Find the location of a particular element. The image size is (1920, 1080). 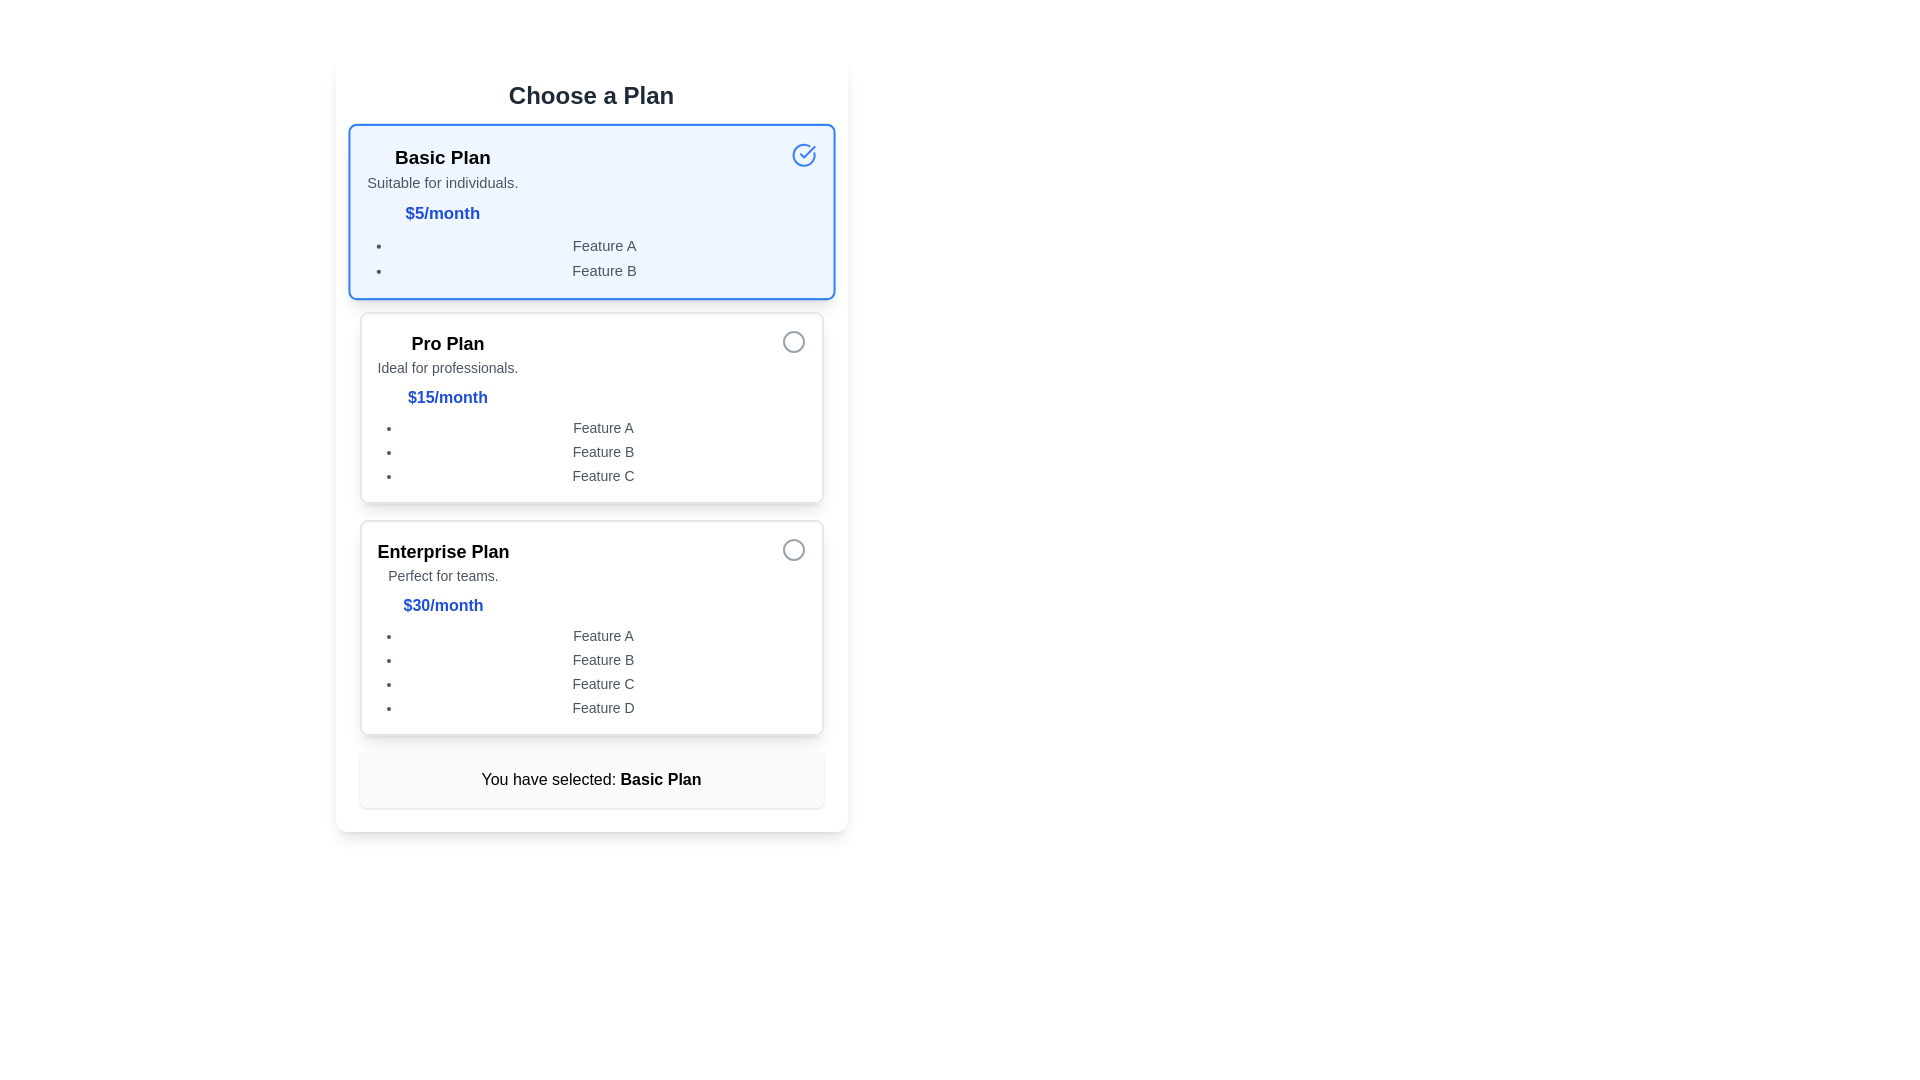

the text element displaying 'Feature A' in the bullet-point list under the 'Pro Plan' section is located at coordinates (602, 427).